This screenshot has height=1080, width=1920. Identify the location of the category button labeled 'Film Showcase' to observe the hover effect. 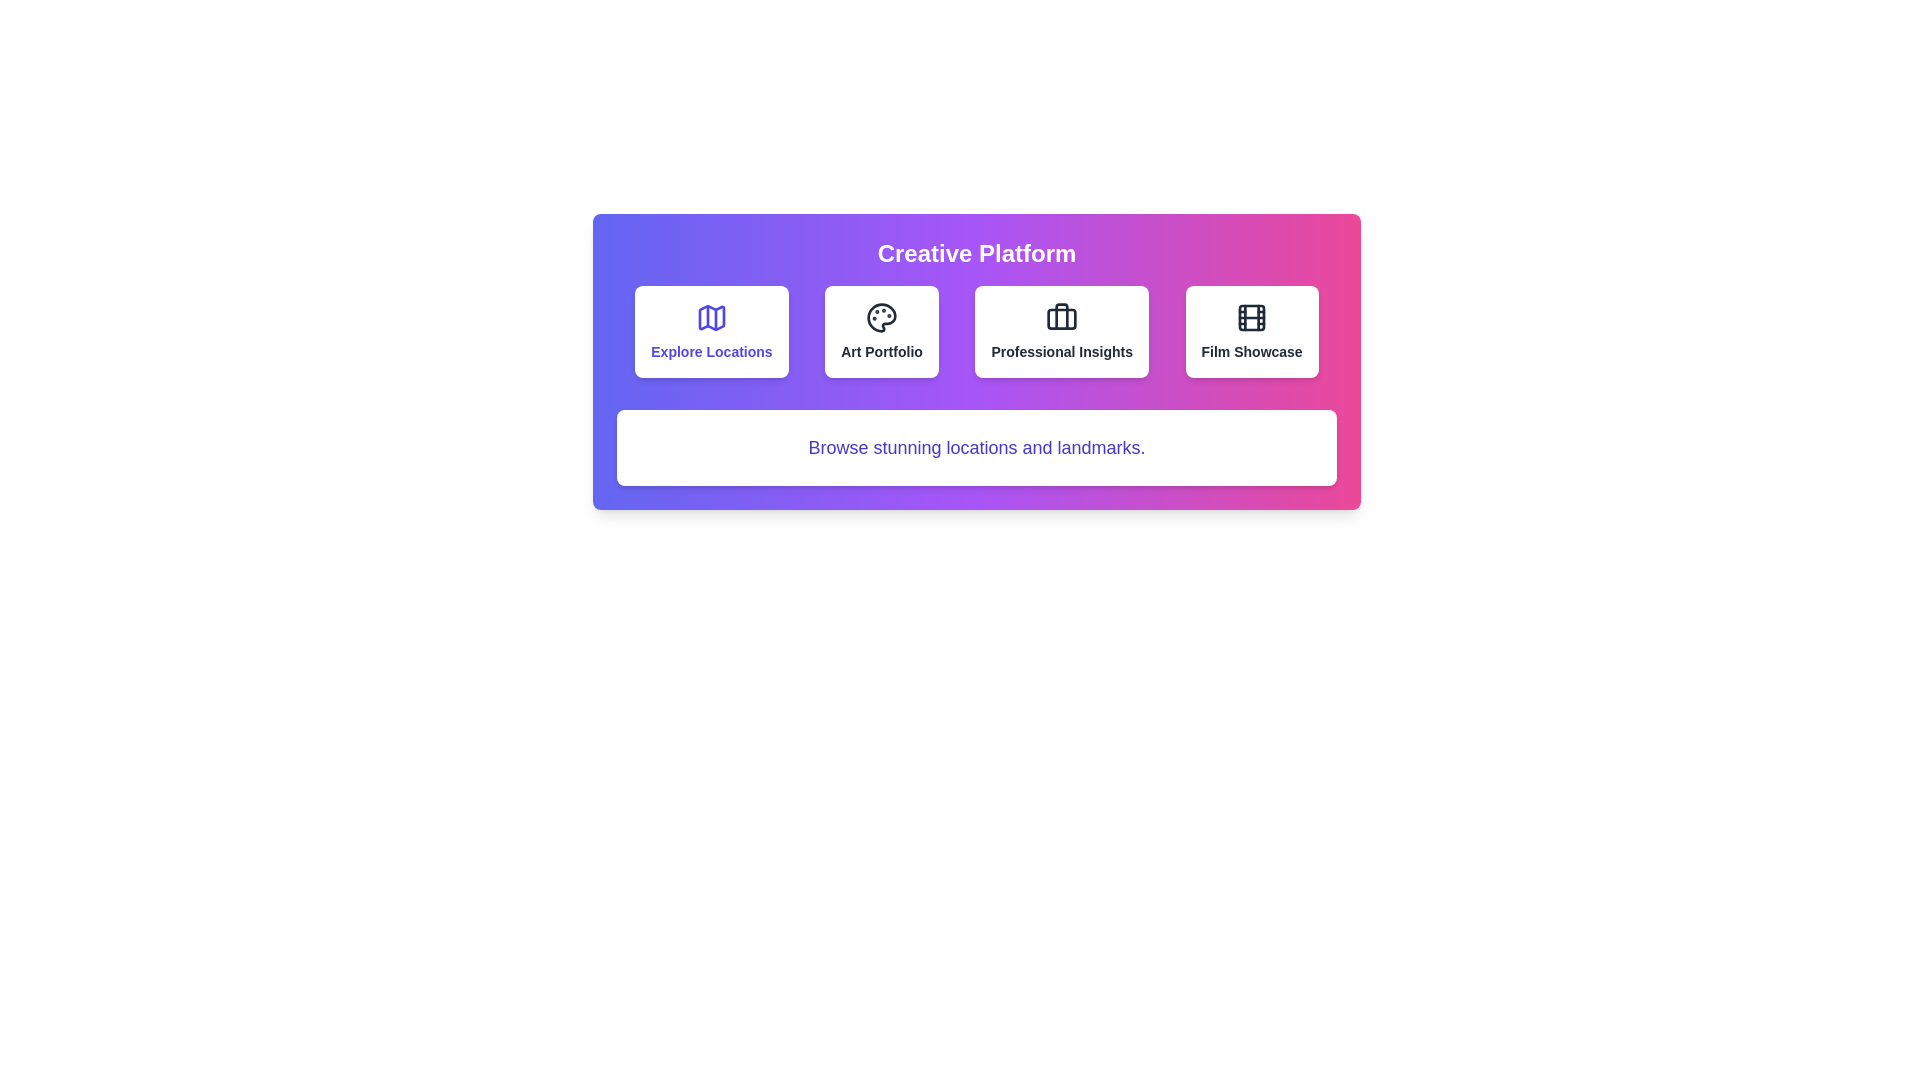
(1251, 330).